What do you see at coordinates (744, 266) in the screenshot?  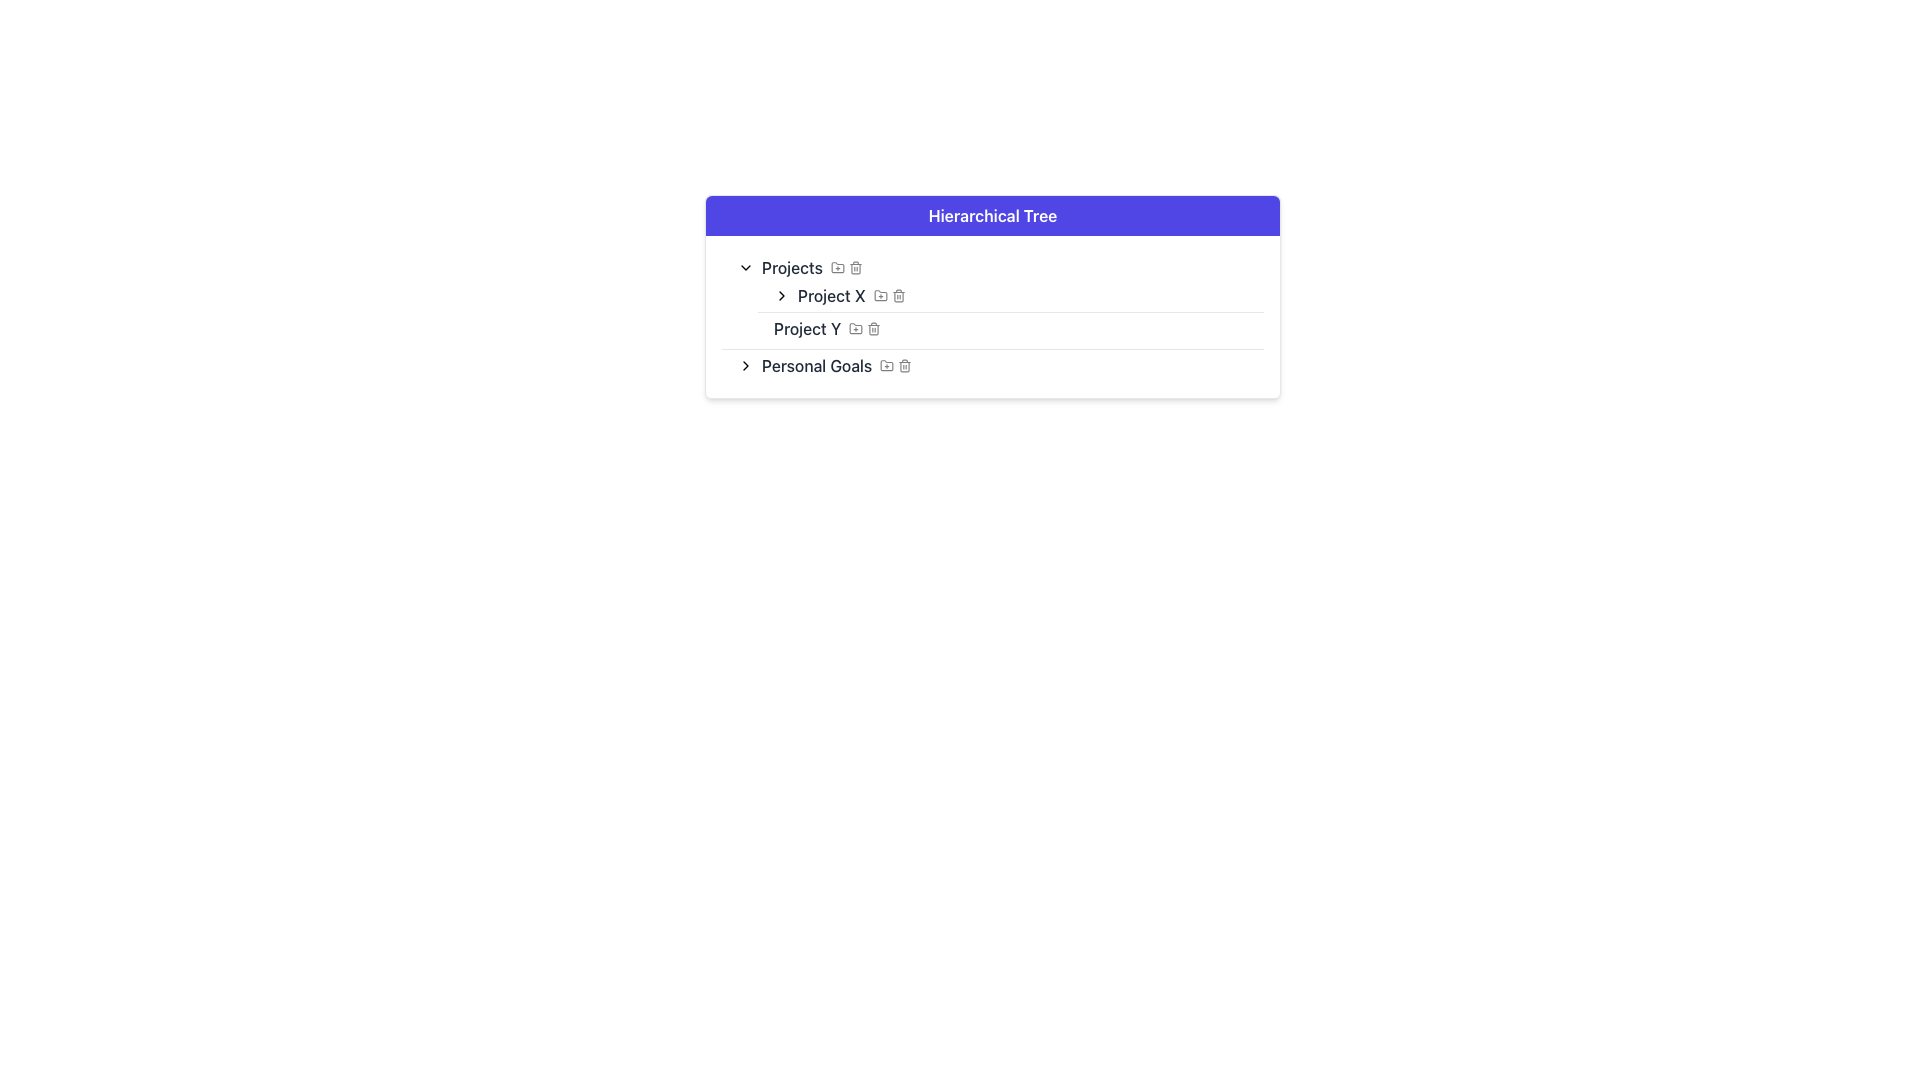 I see `the Dropdown Indicator next to the 'Projects' section header` at bounding box center [744, 266].